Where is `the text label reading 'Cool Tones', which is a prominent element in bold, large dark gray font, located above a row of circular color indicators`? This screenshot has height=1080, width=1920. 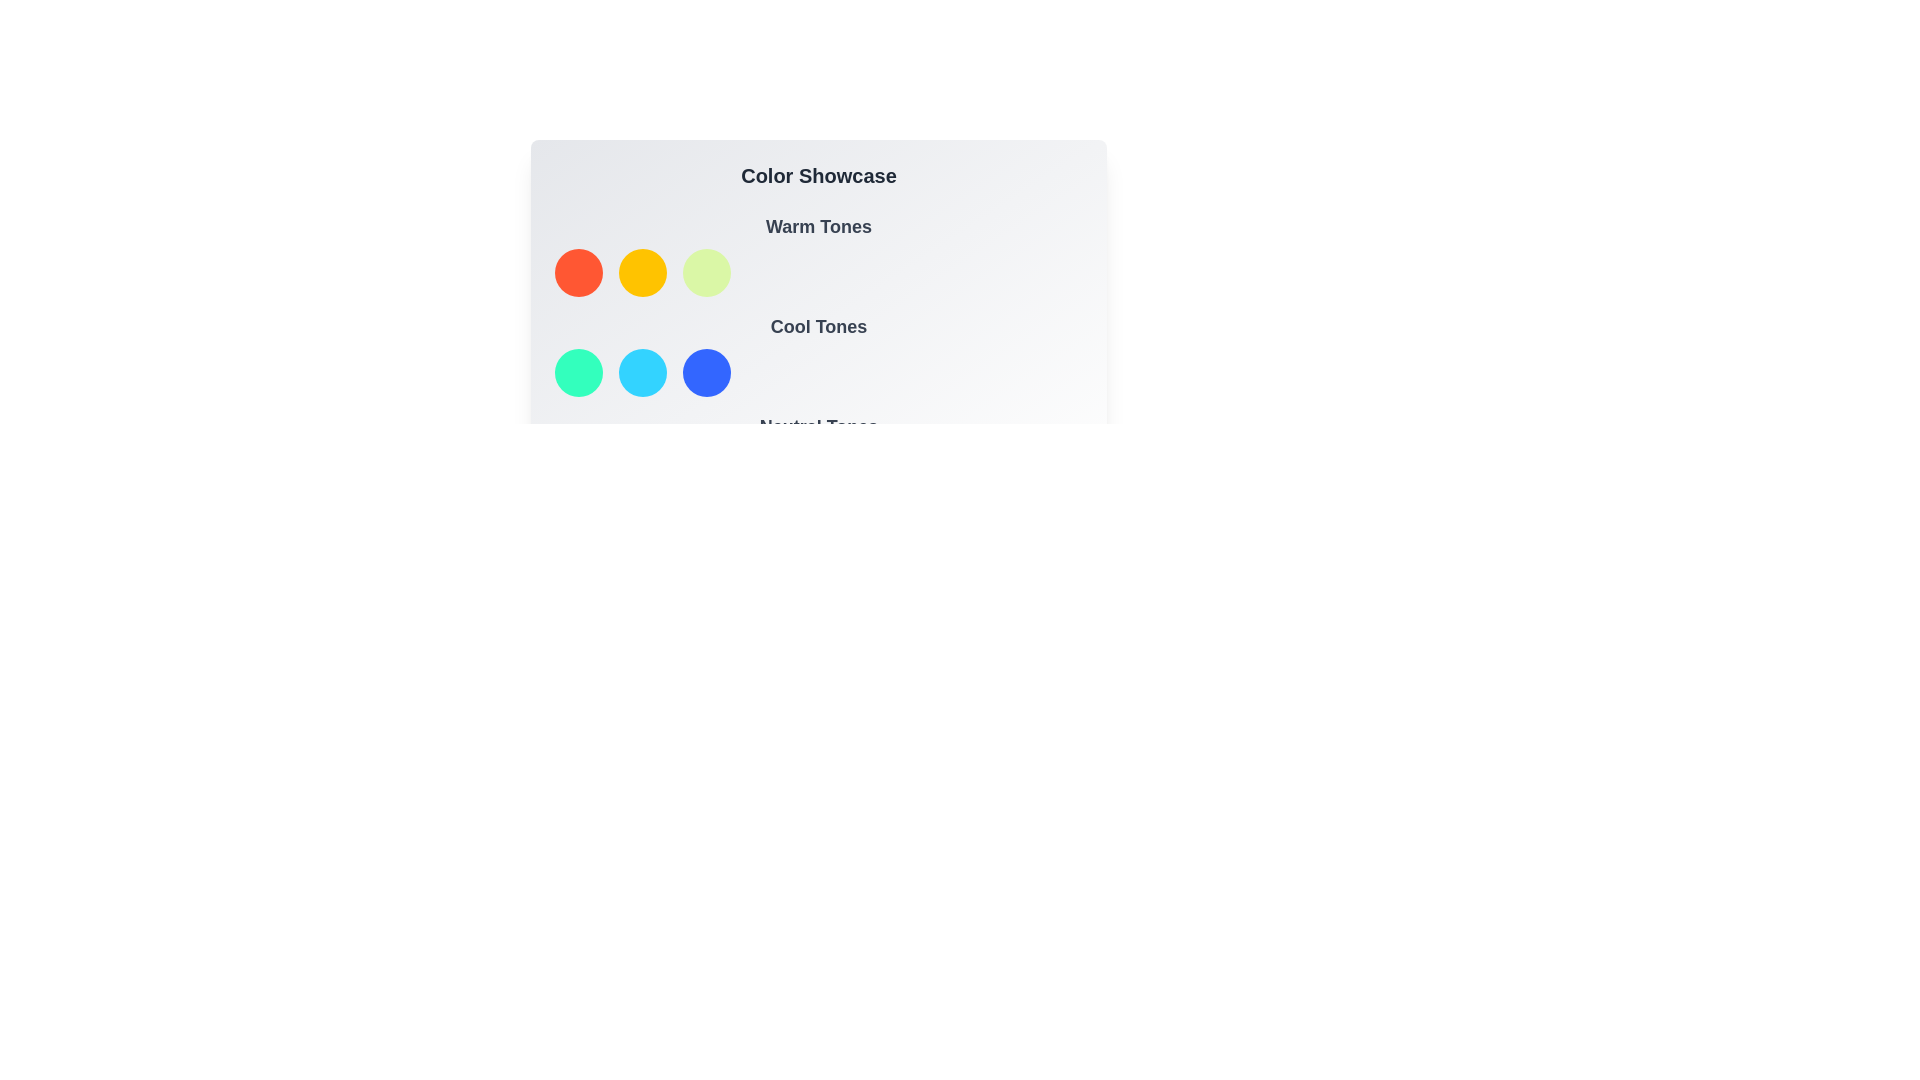 the text label reading 'Cool Tones', which is a prominent element in bold, large dark gray font, located above a row of circular color indicators is located at coordinates (819, 326).